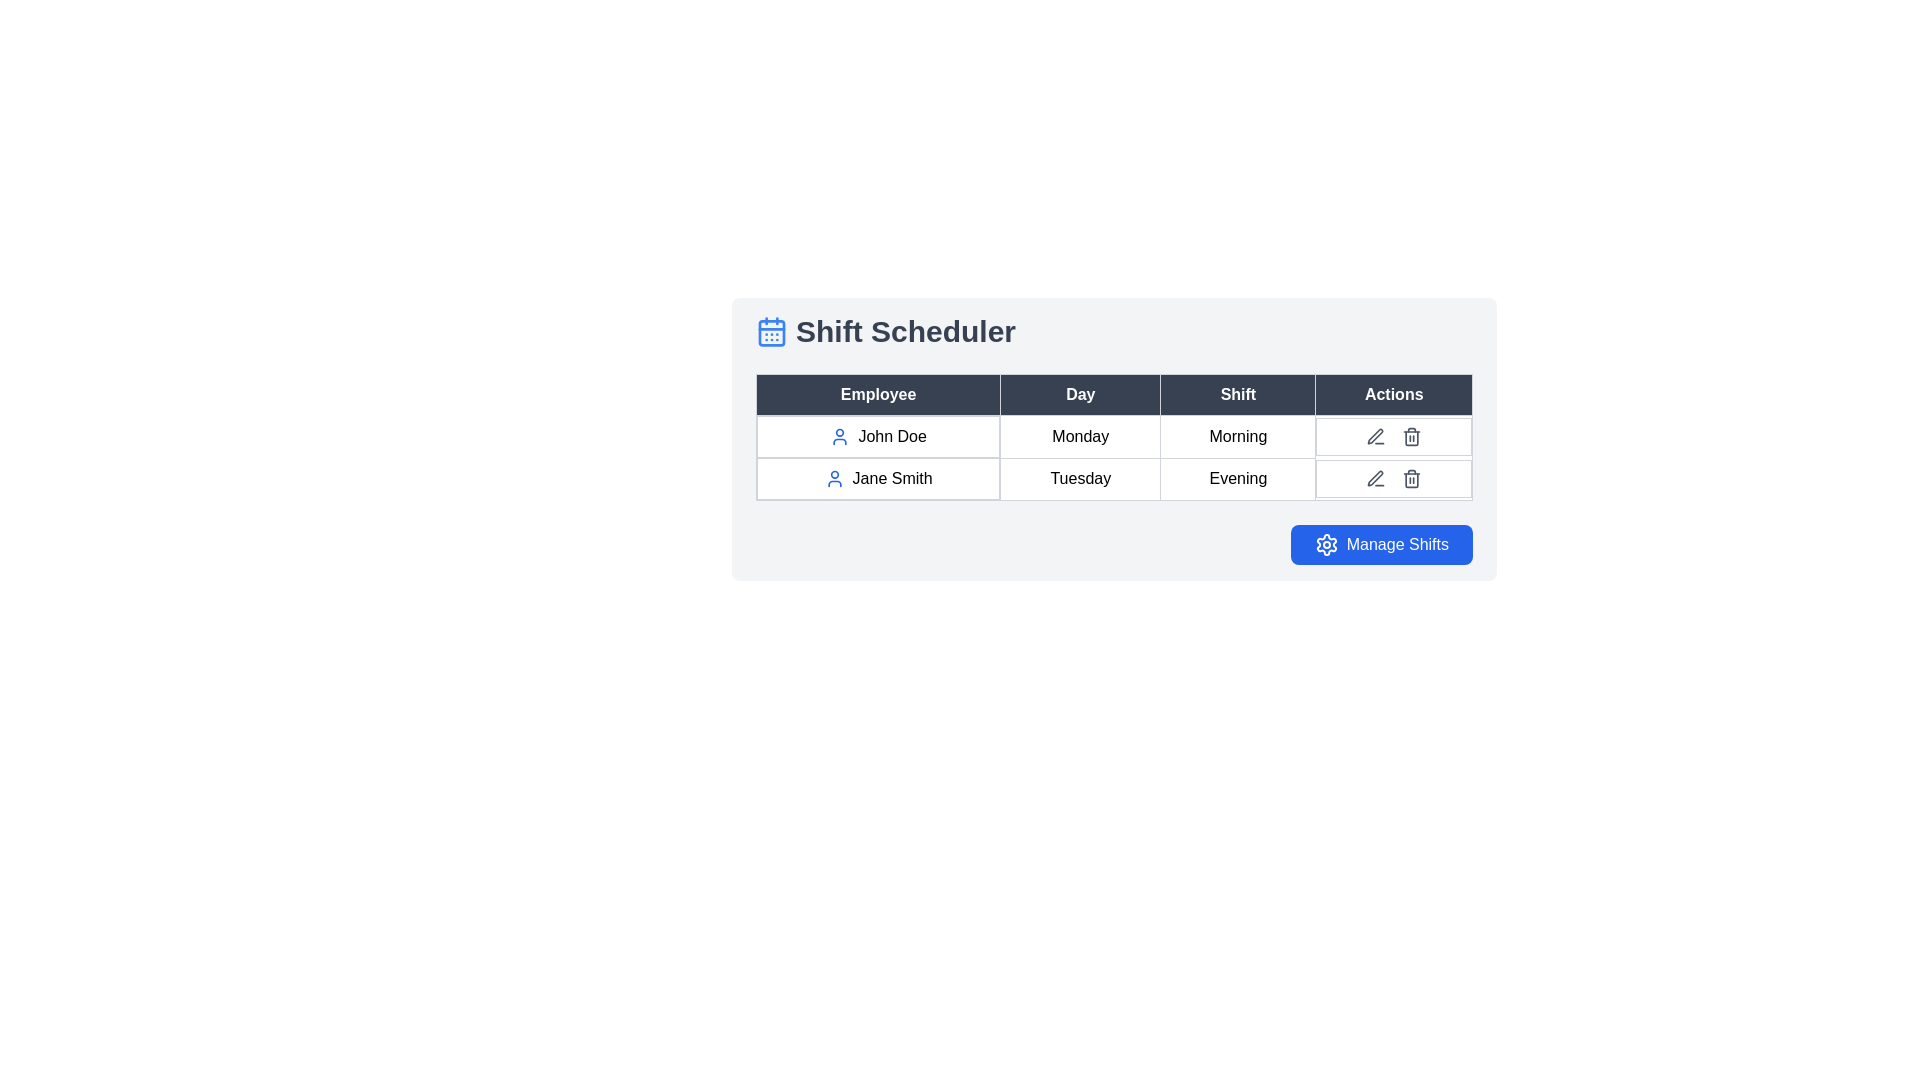 This screenshot has height=1080, width=1920. I want to click on the Table Header Cell in the first column of the four-column table, which indicates the 'Employee' data column, so click(878, 394).